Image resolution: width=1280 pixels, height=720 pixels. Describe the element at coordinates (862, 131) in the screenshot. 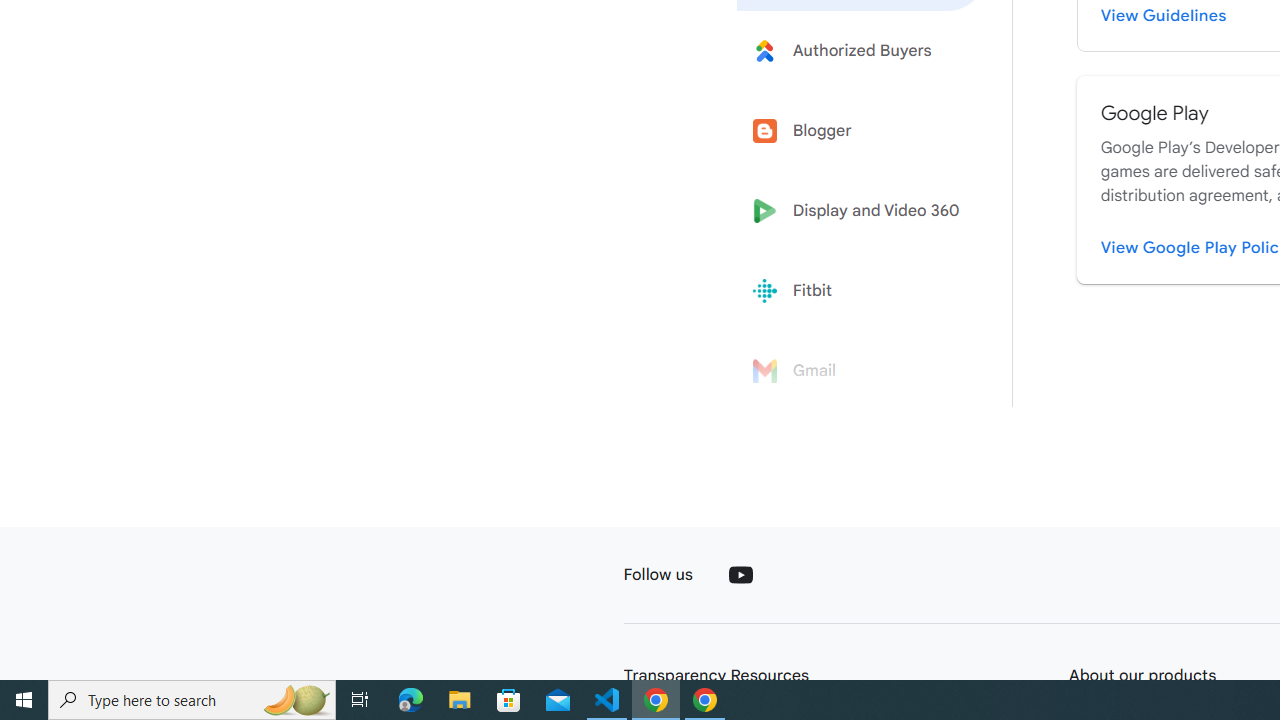

I see `'Blogger'` at that location.